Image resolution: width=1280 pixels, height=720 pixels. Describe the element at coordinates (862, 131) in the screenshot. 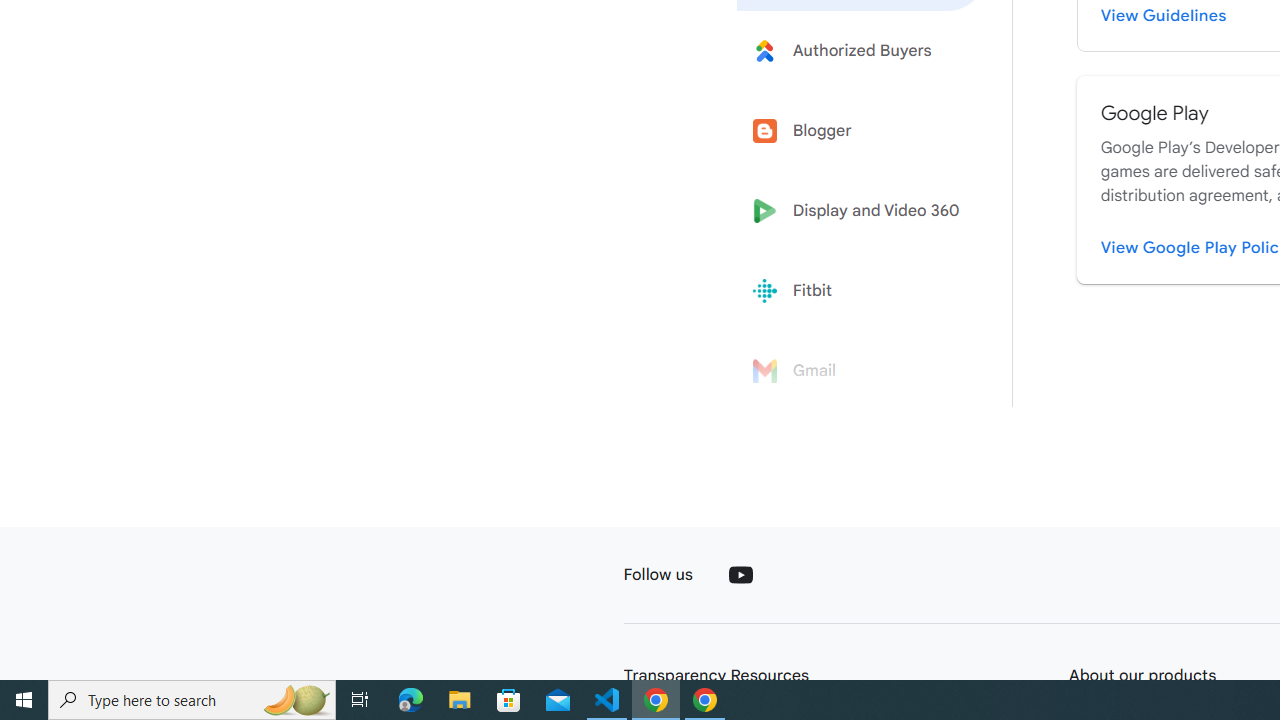

I see `'Blogger'` at that location.